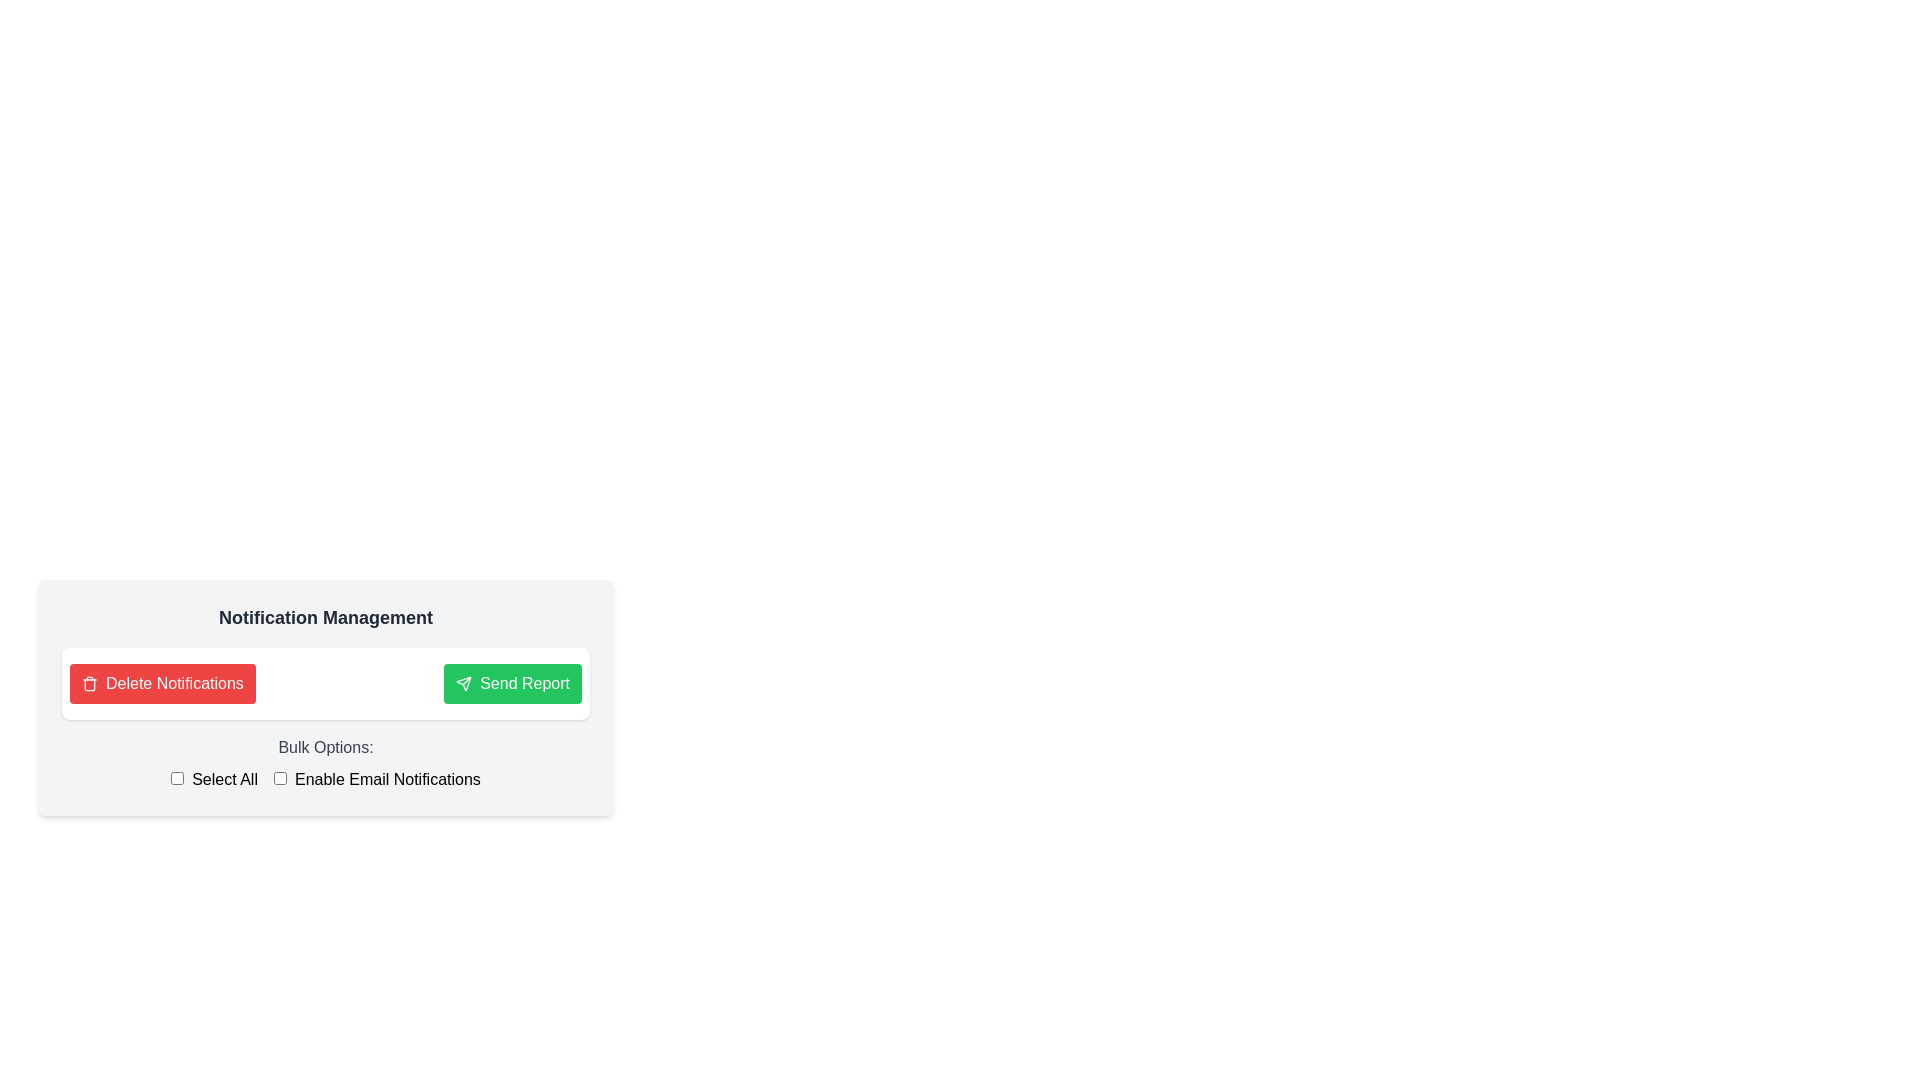 This screenshot has height=1080, width=1920. I want to click on the paper plane icon located within the green 'Send Report' button, which is positioned on the top right of the 'Notification Management' area, next to the red 'Delete Notifications' button, so click(463, 682).